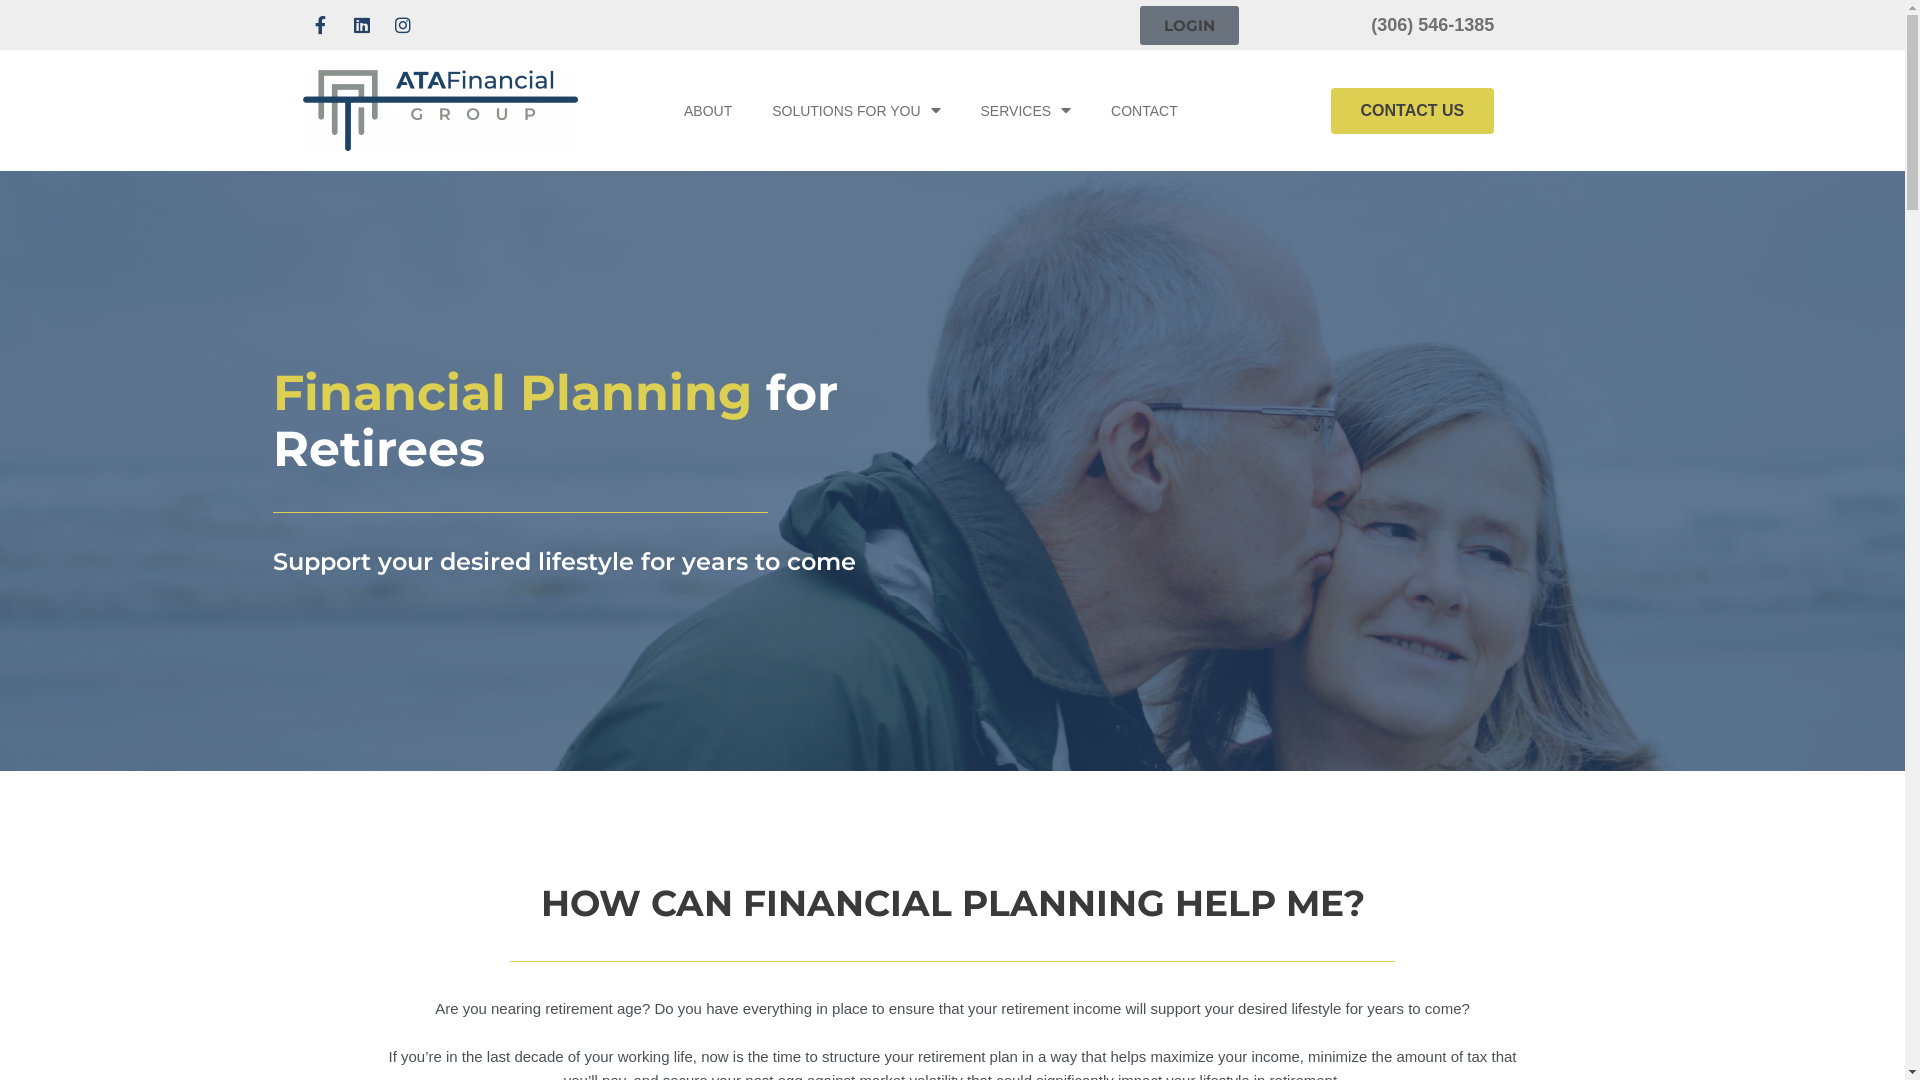 The width and height of the screenshot is (1920, 1080). Describe the element at coordinates (1144, 111) in the screenshot. I see `'CONTACT'` at that location.